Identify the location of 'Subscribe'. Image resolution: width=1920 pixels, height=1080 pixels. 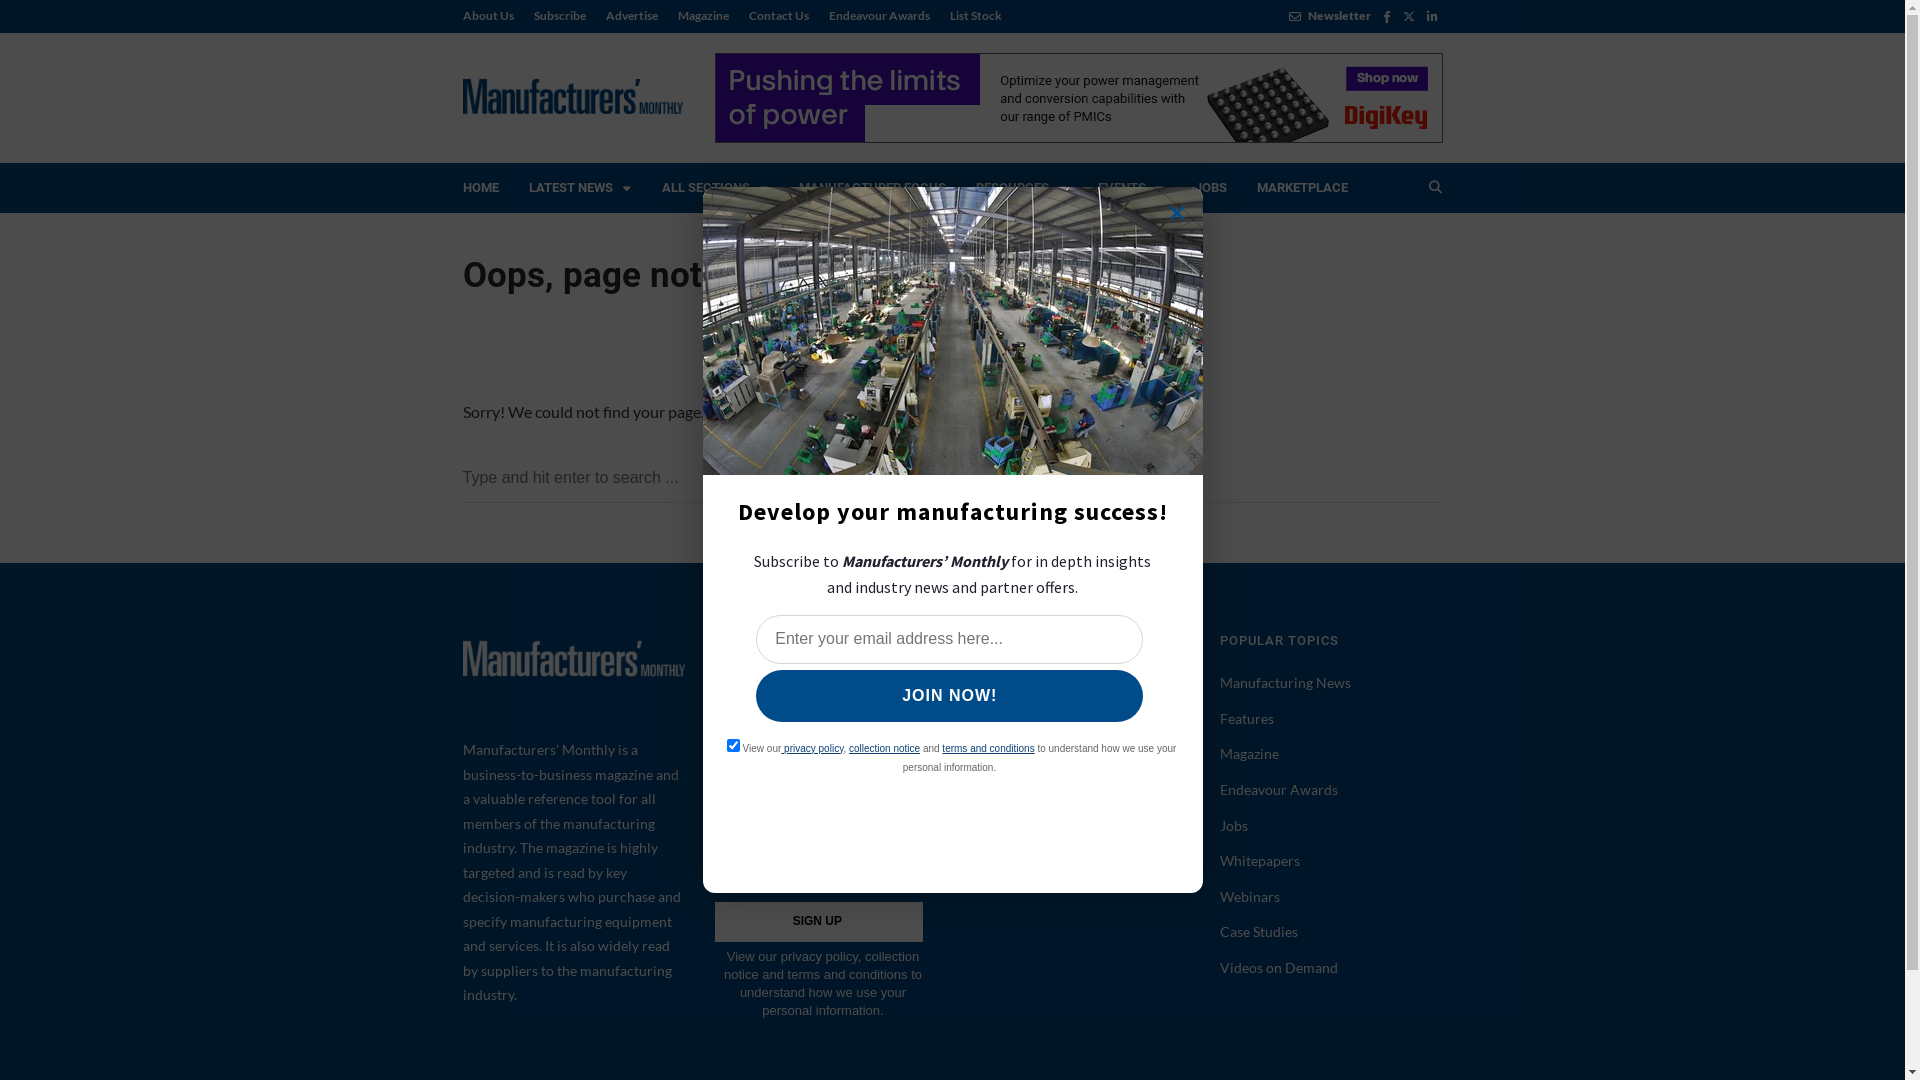
(560, 15).